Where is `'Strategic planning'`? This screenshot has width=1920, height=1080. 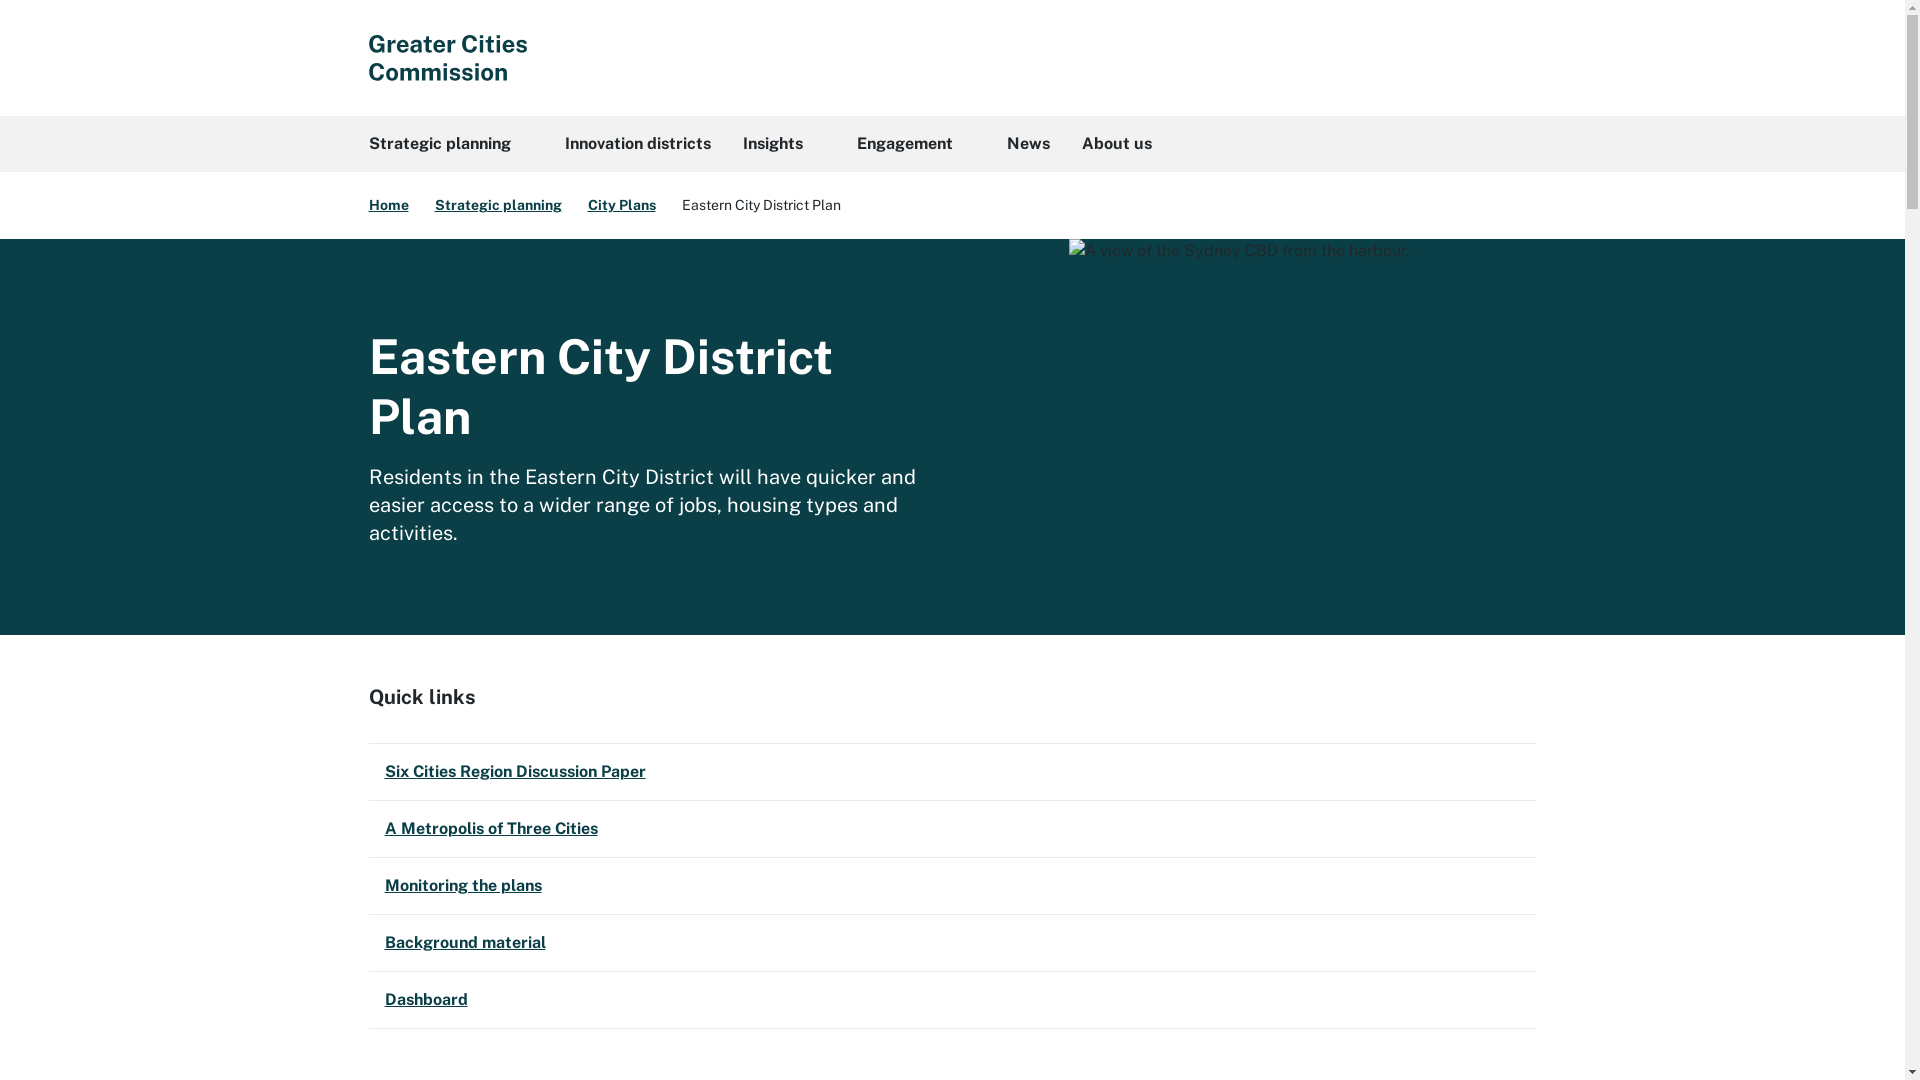 'Strategic planning' is located at coordinates (497, 204).